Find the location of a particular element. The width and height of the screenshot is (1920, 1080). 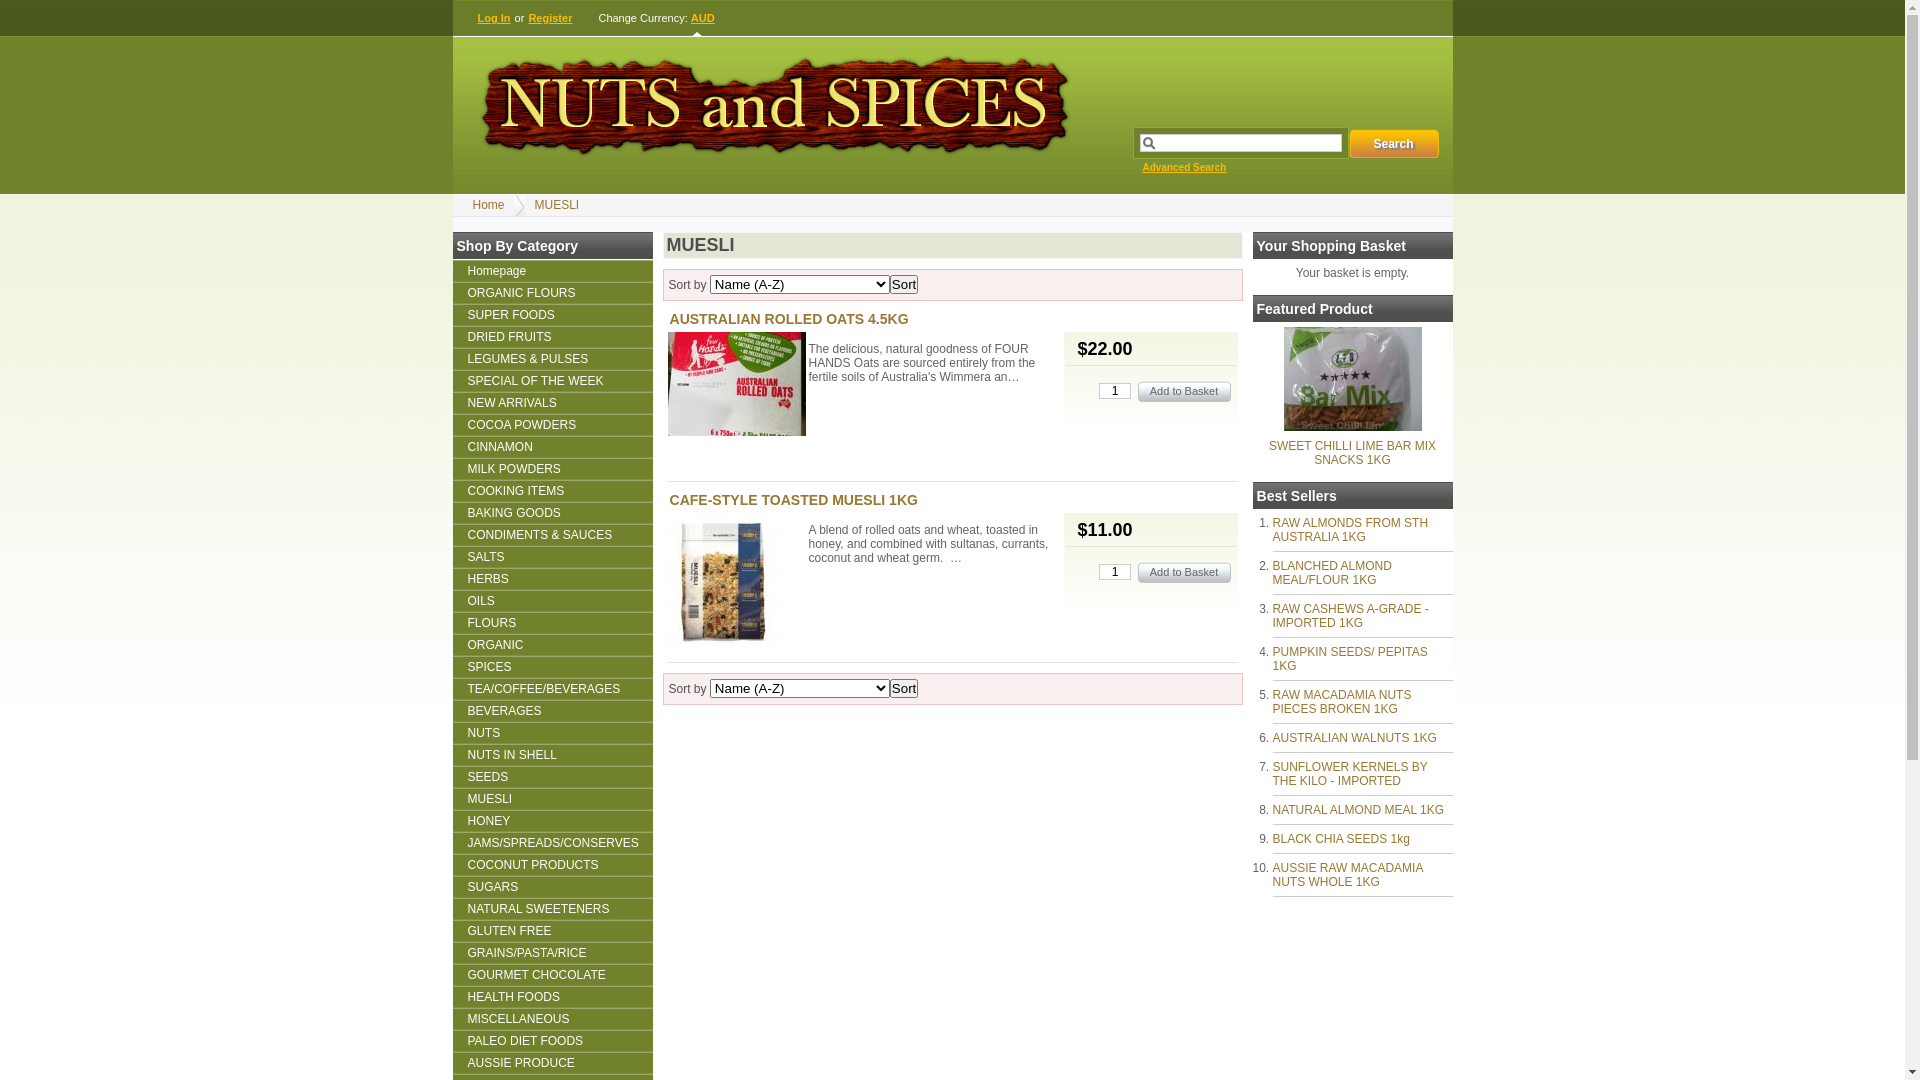

'SALTS' is located at coordinates (552, 556).